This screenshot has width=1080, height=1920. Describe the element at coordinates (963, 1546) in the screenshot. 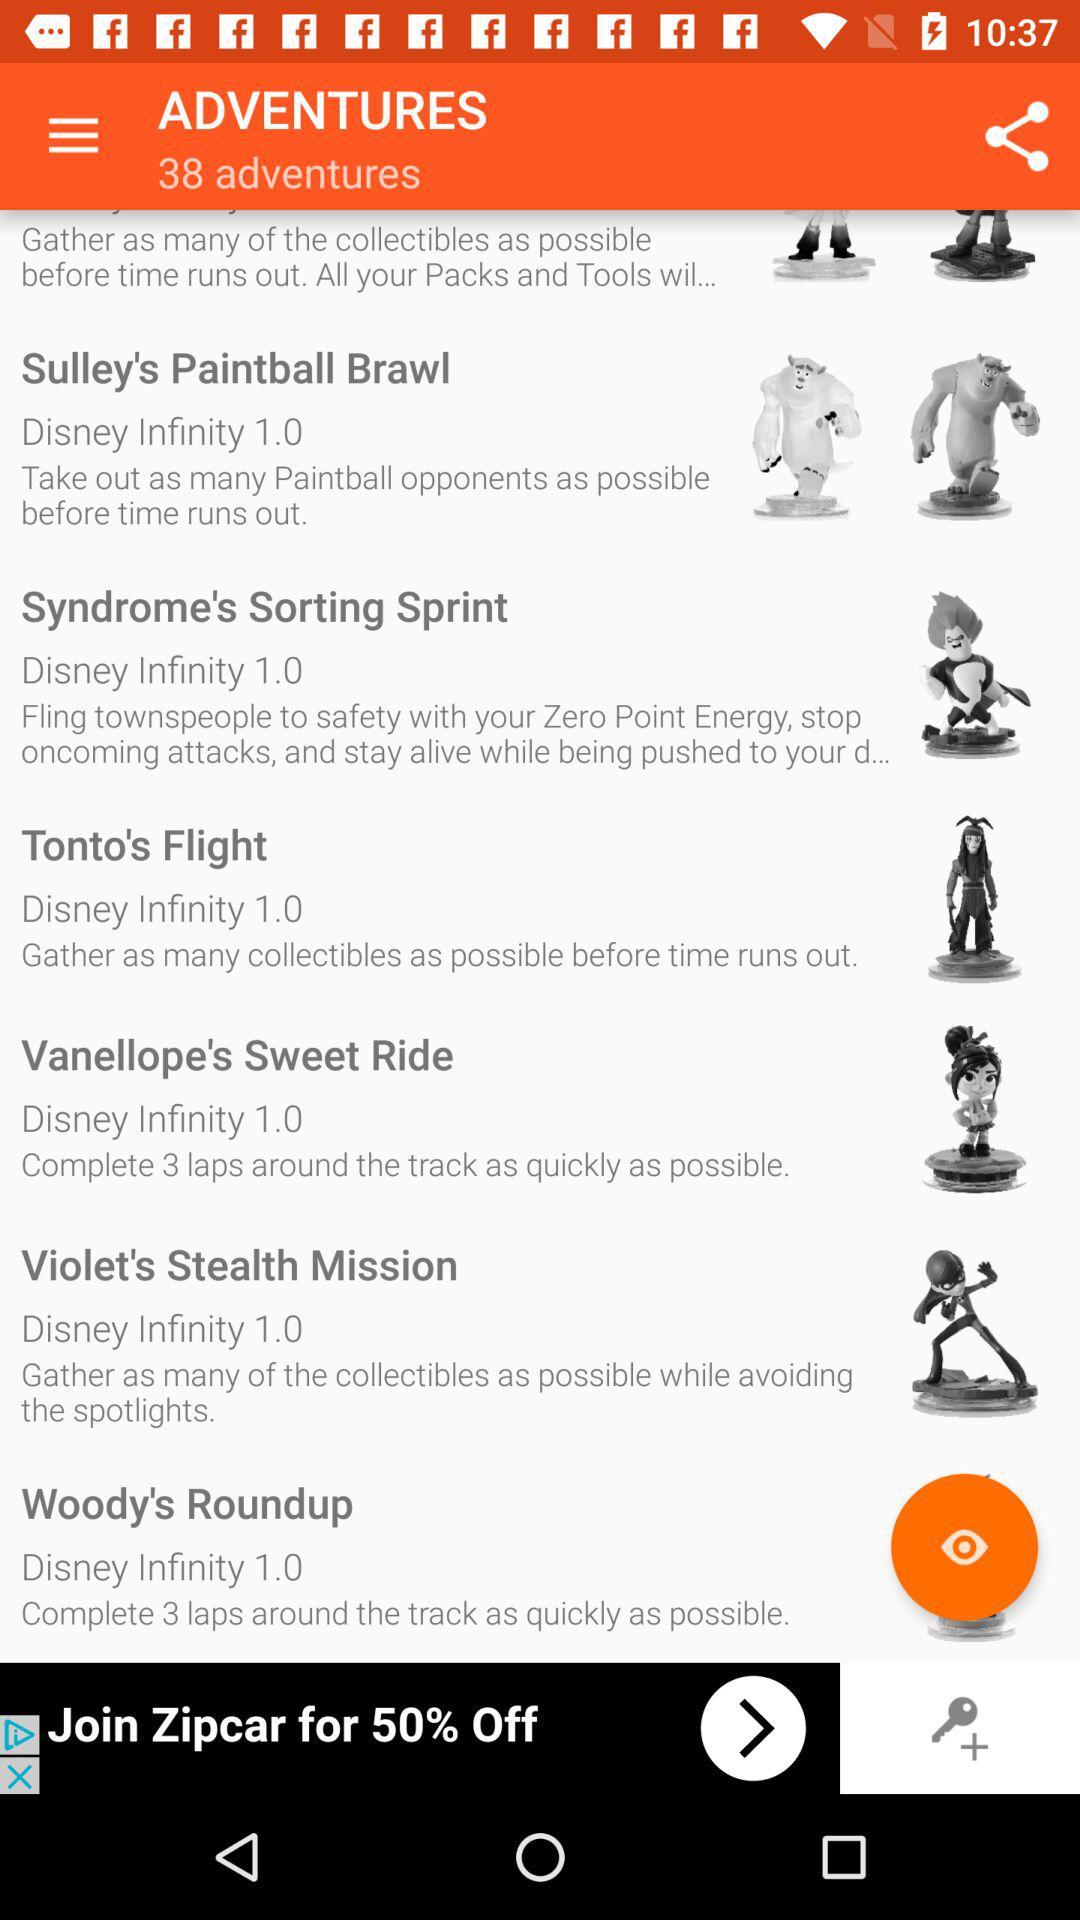

I see `search button` at that location.